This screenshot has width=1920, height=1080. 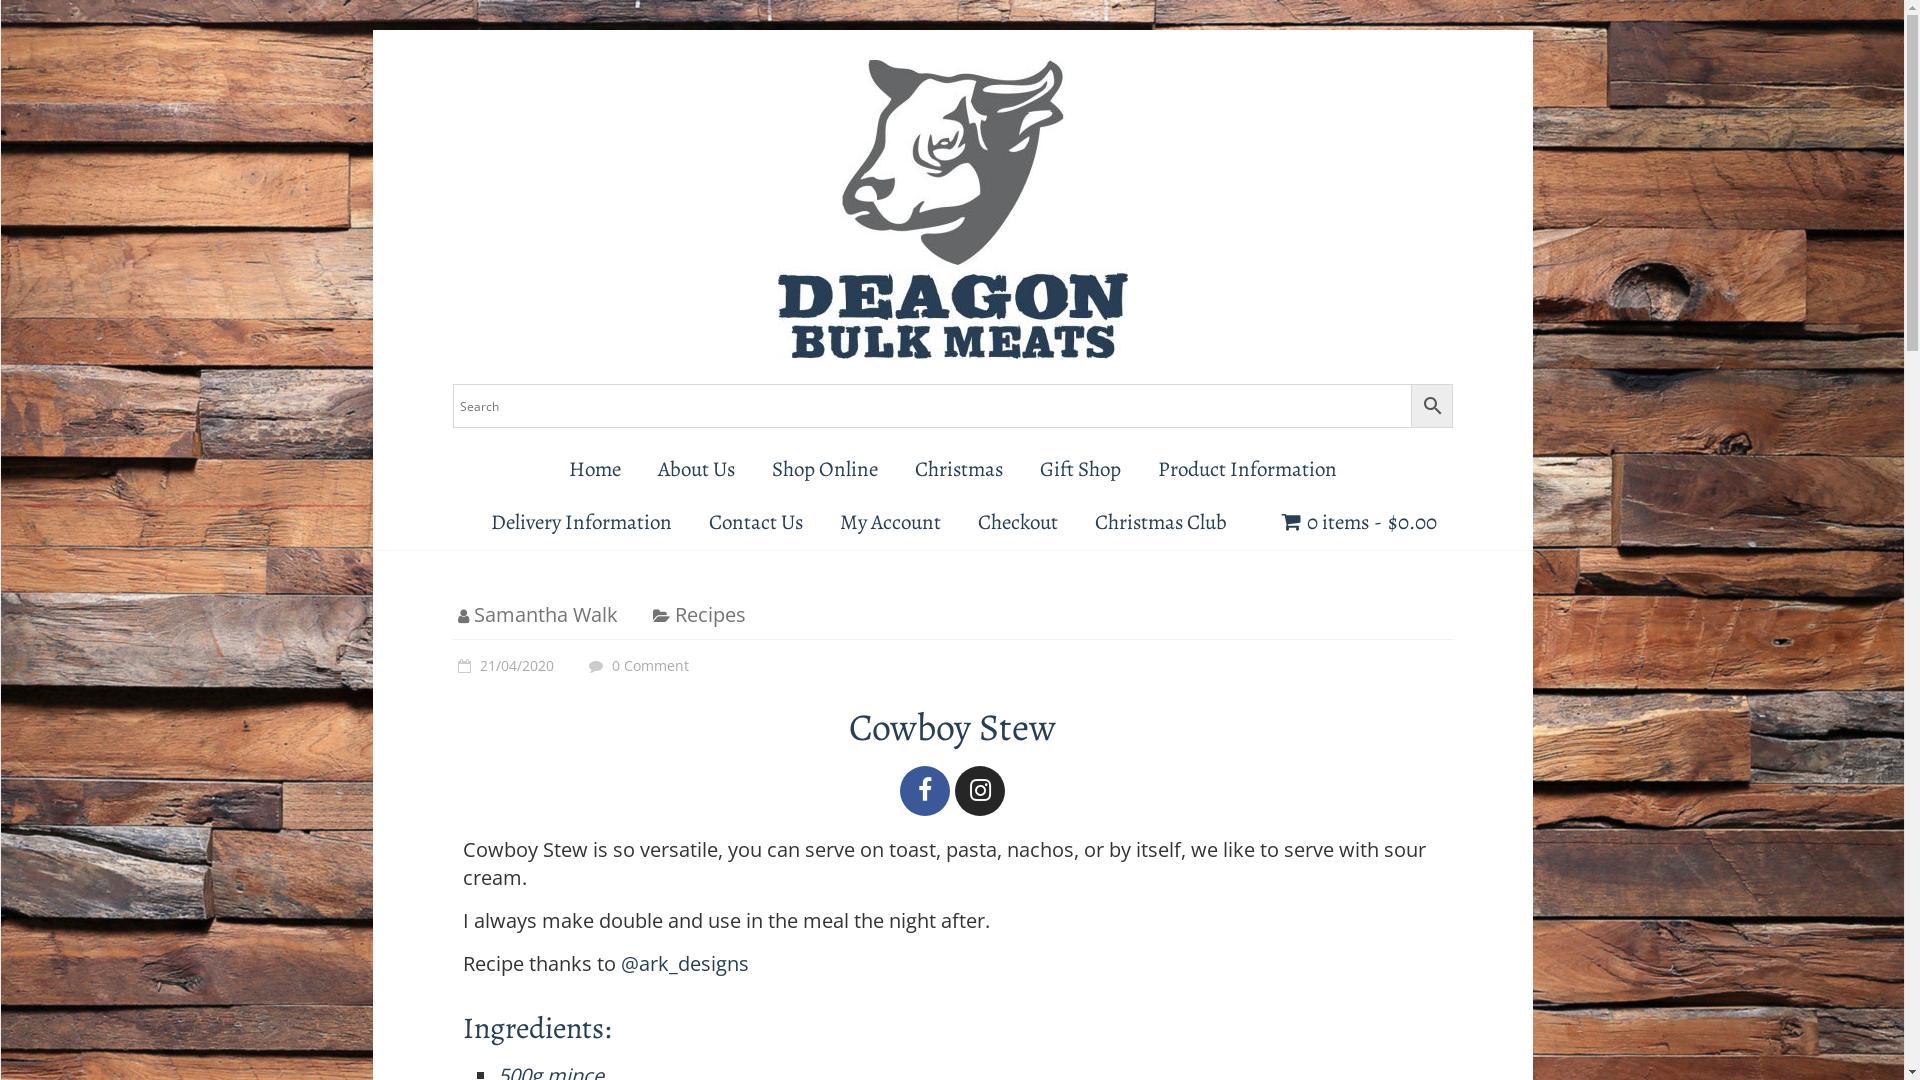 I want to click on 'Home', so click(x=593, y=469).